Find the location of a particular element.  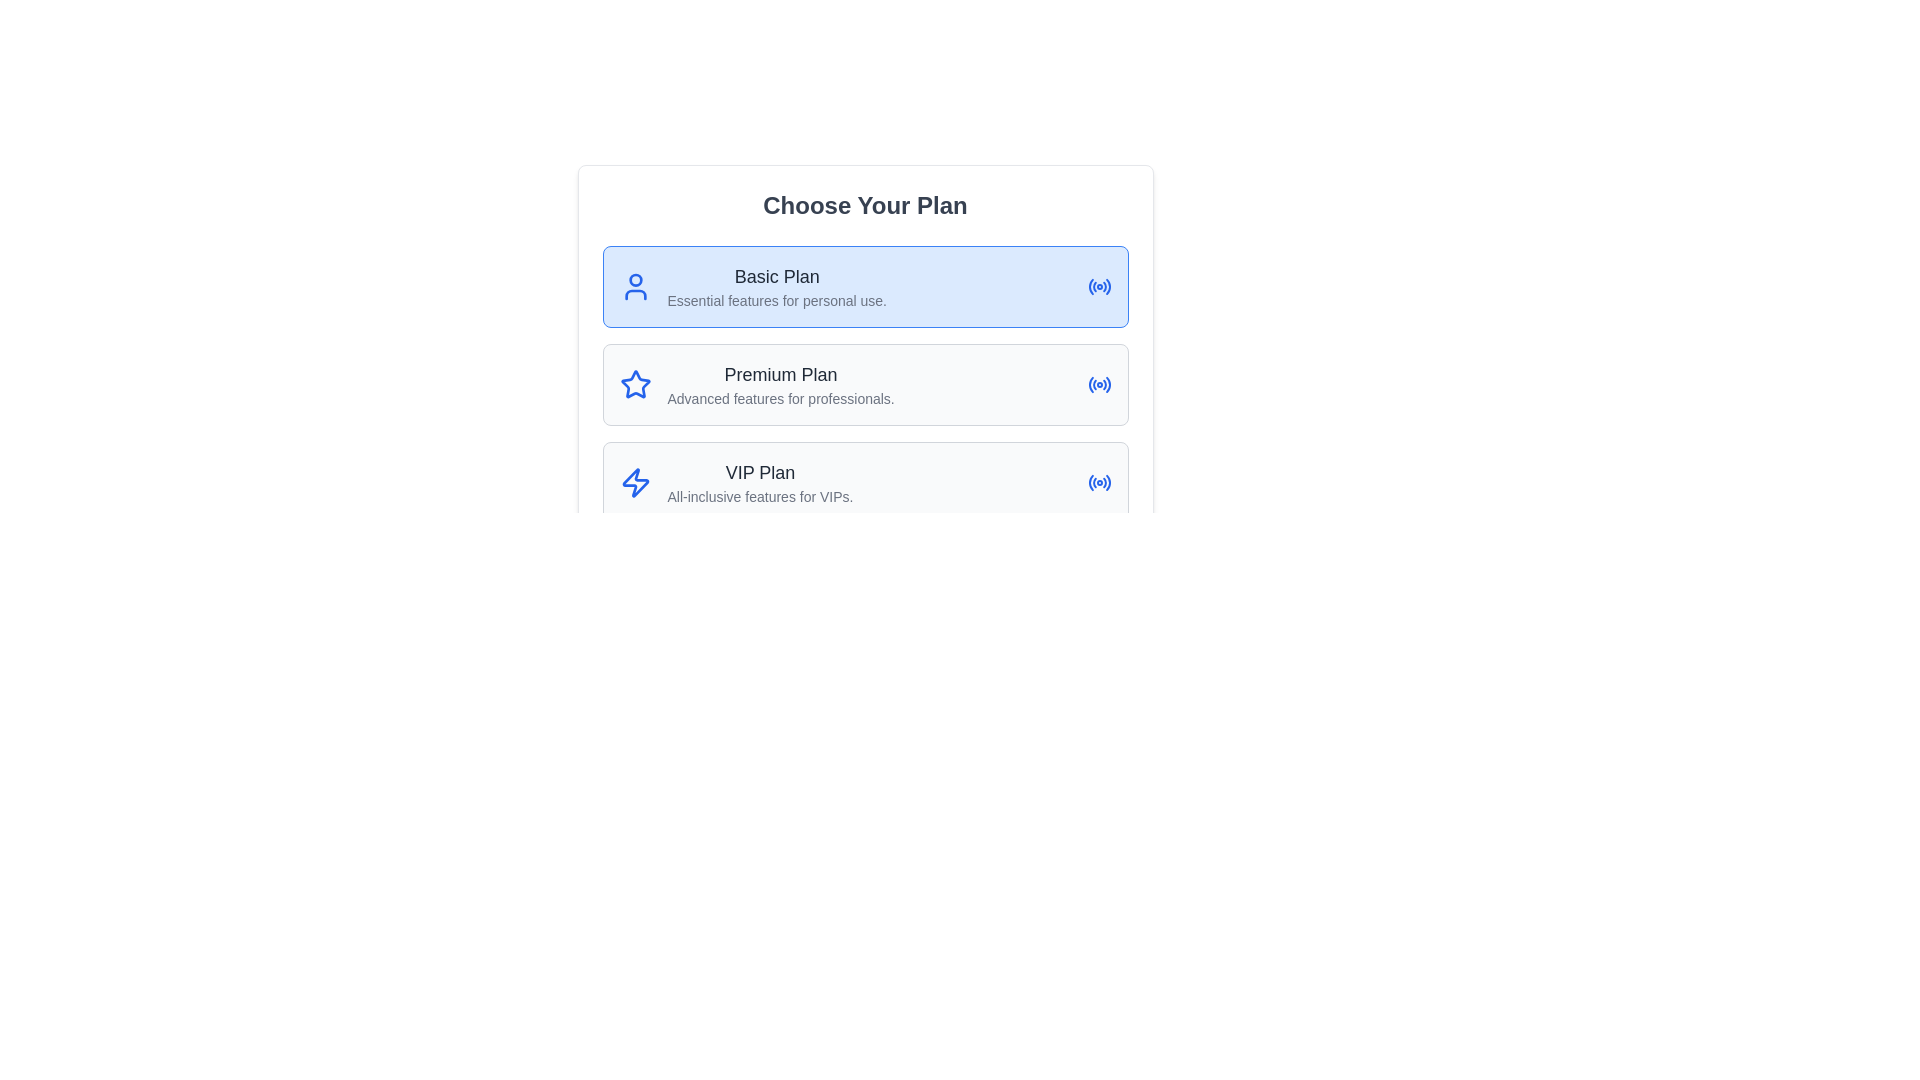

the radio button styled as an icon for the 'Premium Plan' is located at coordinates (1098, 385).